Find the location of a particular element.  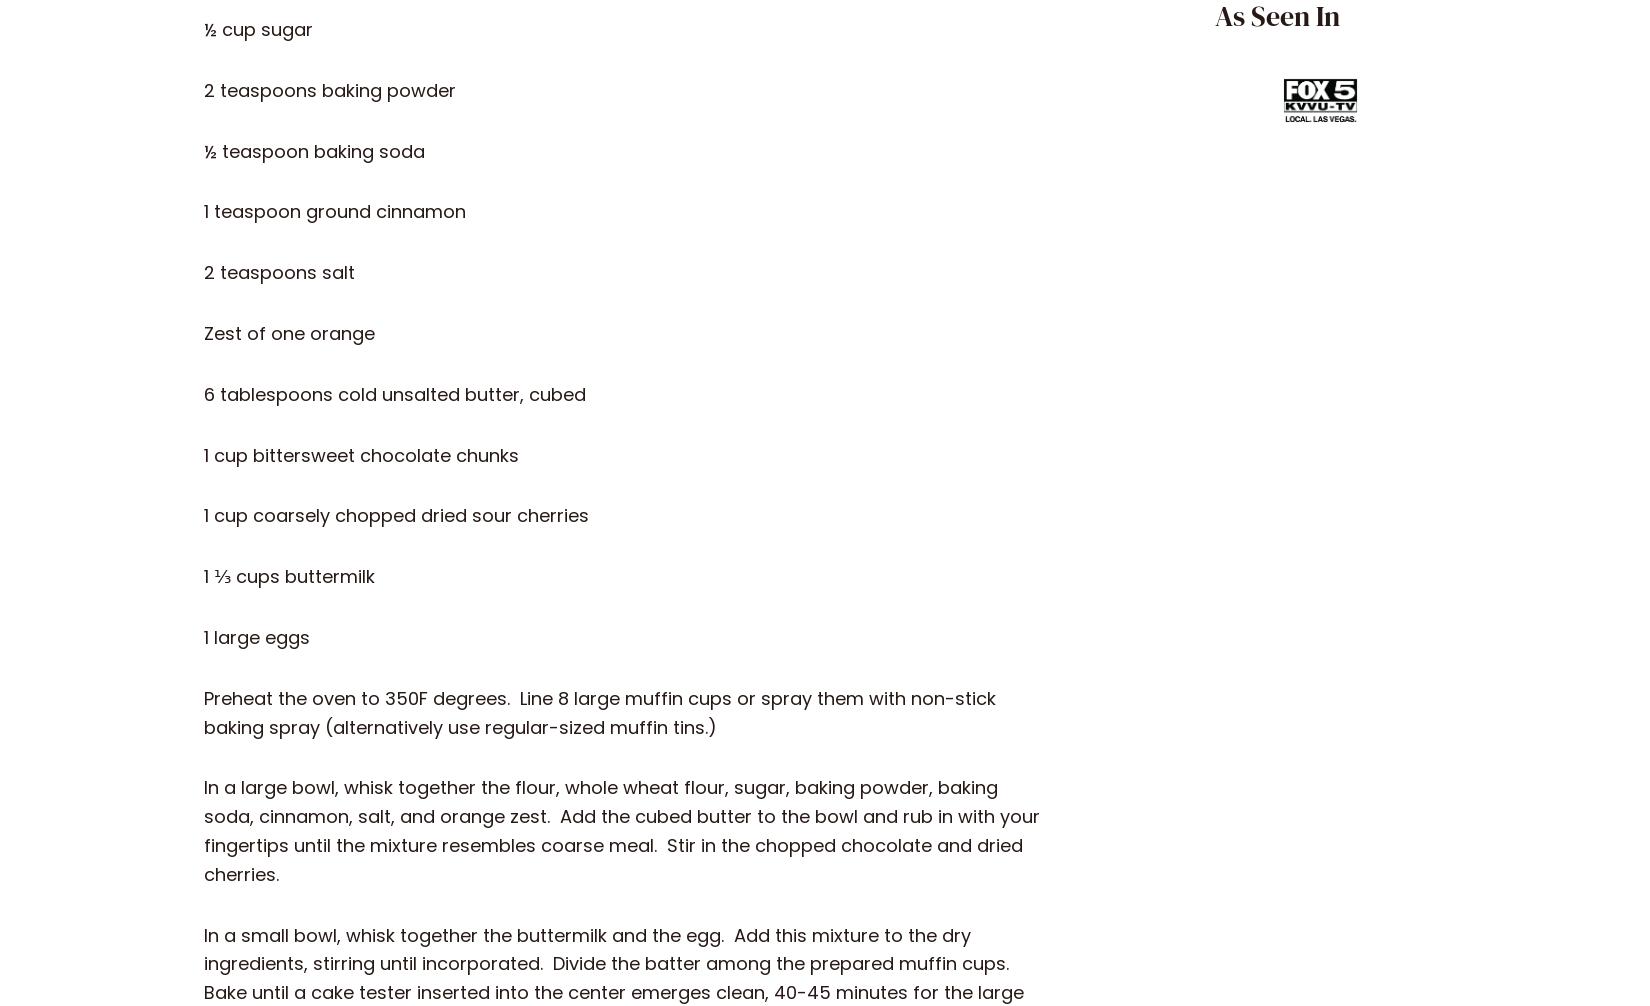

'1 cup coarsely chopped dried sour cherries' is located at coordinates (203, 515).